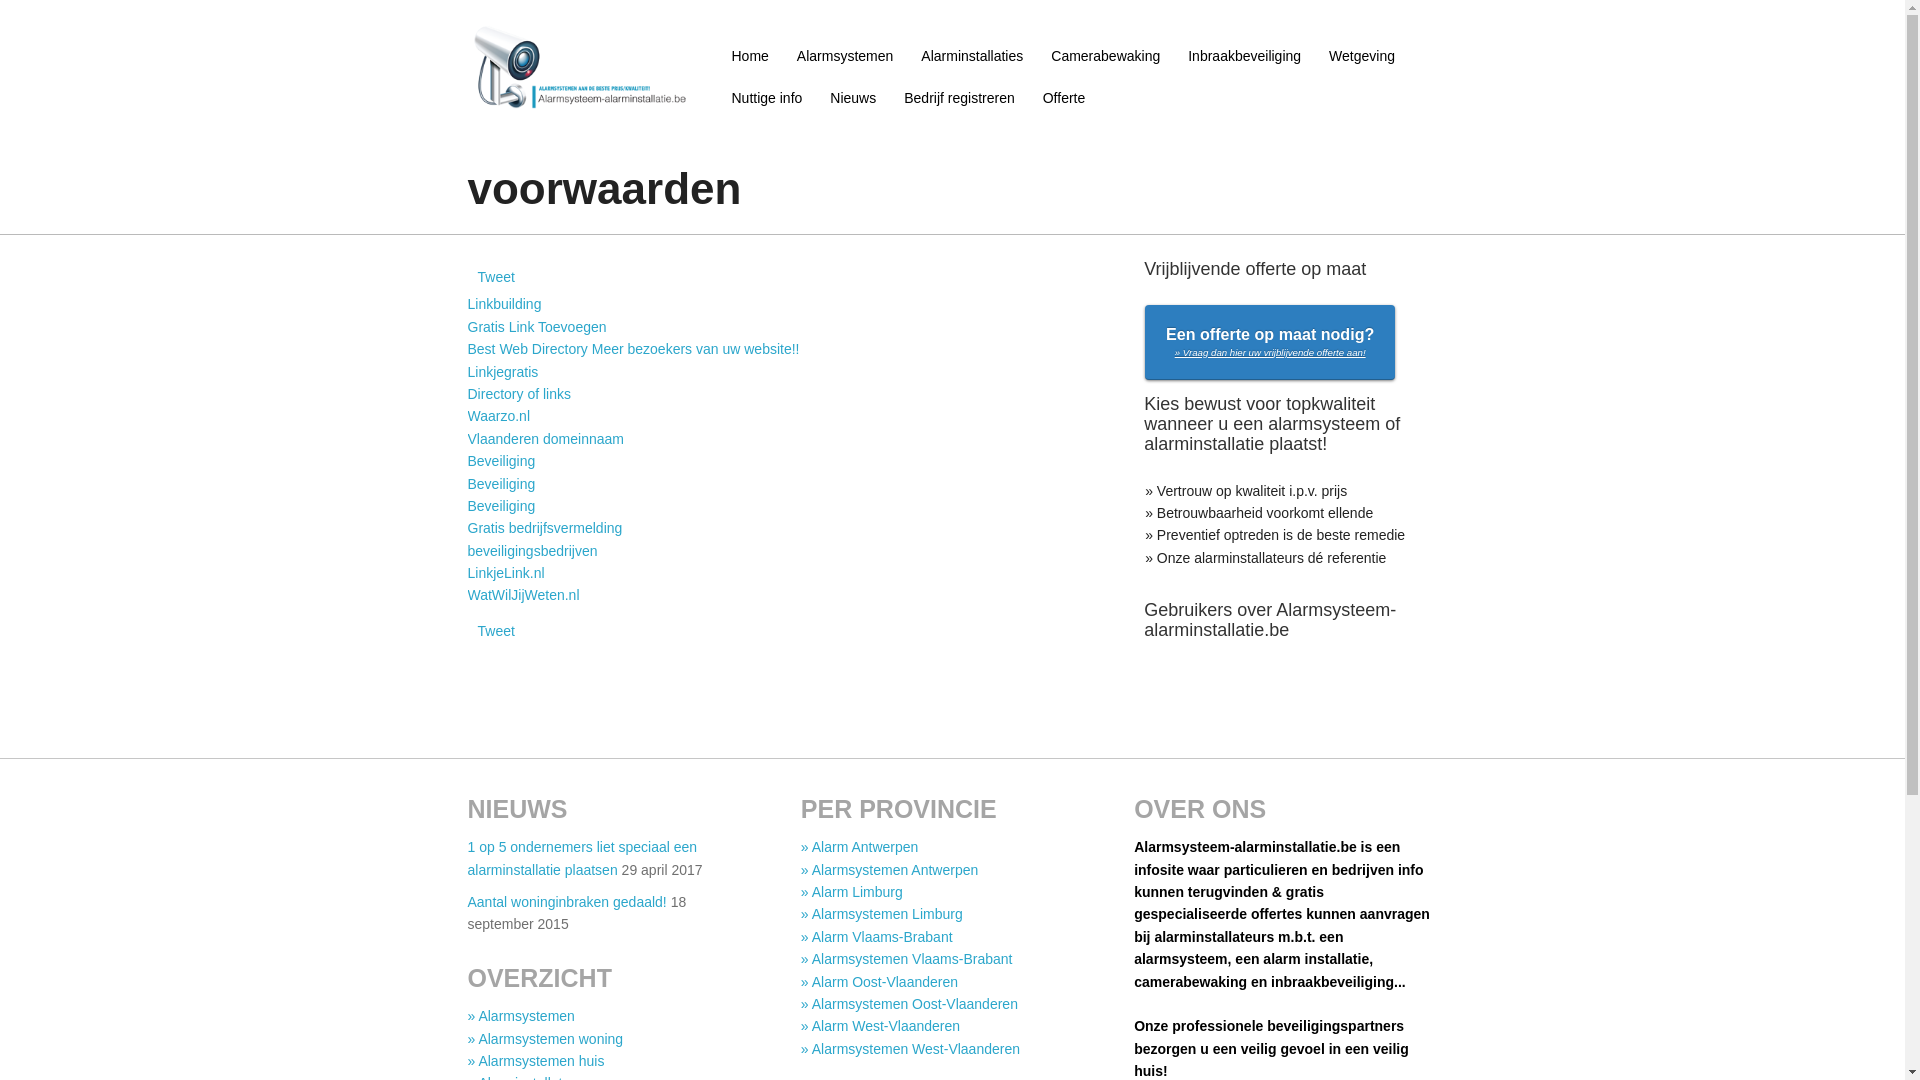 The height and width of the screenshot is (1080, 1920). What do you see at coordinates (466, 415) in the screenshot?
I see `'Waarzo.nl'` at bounding box center [466, 415].